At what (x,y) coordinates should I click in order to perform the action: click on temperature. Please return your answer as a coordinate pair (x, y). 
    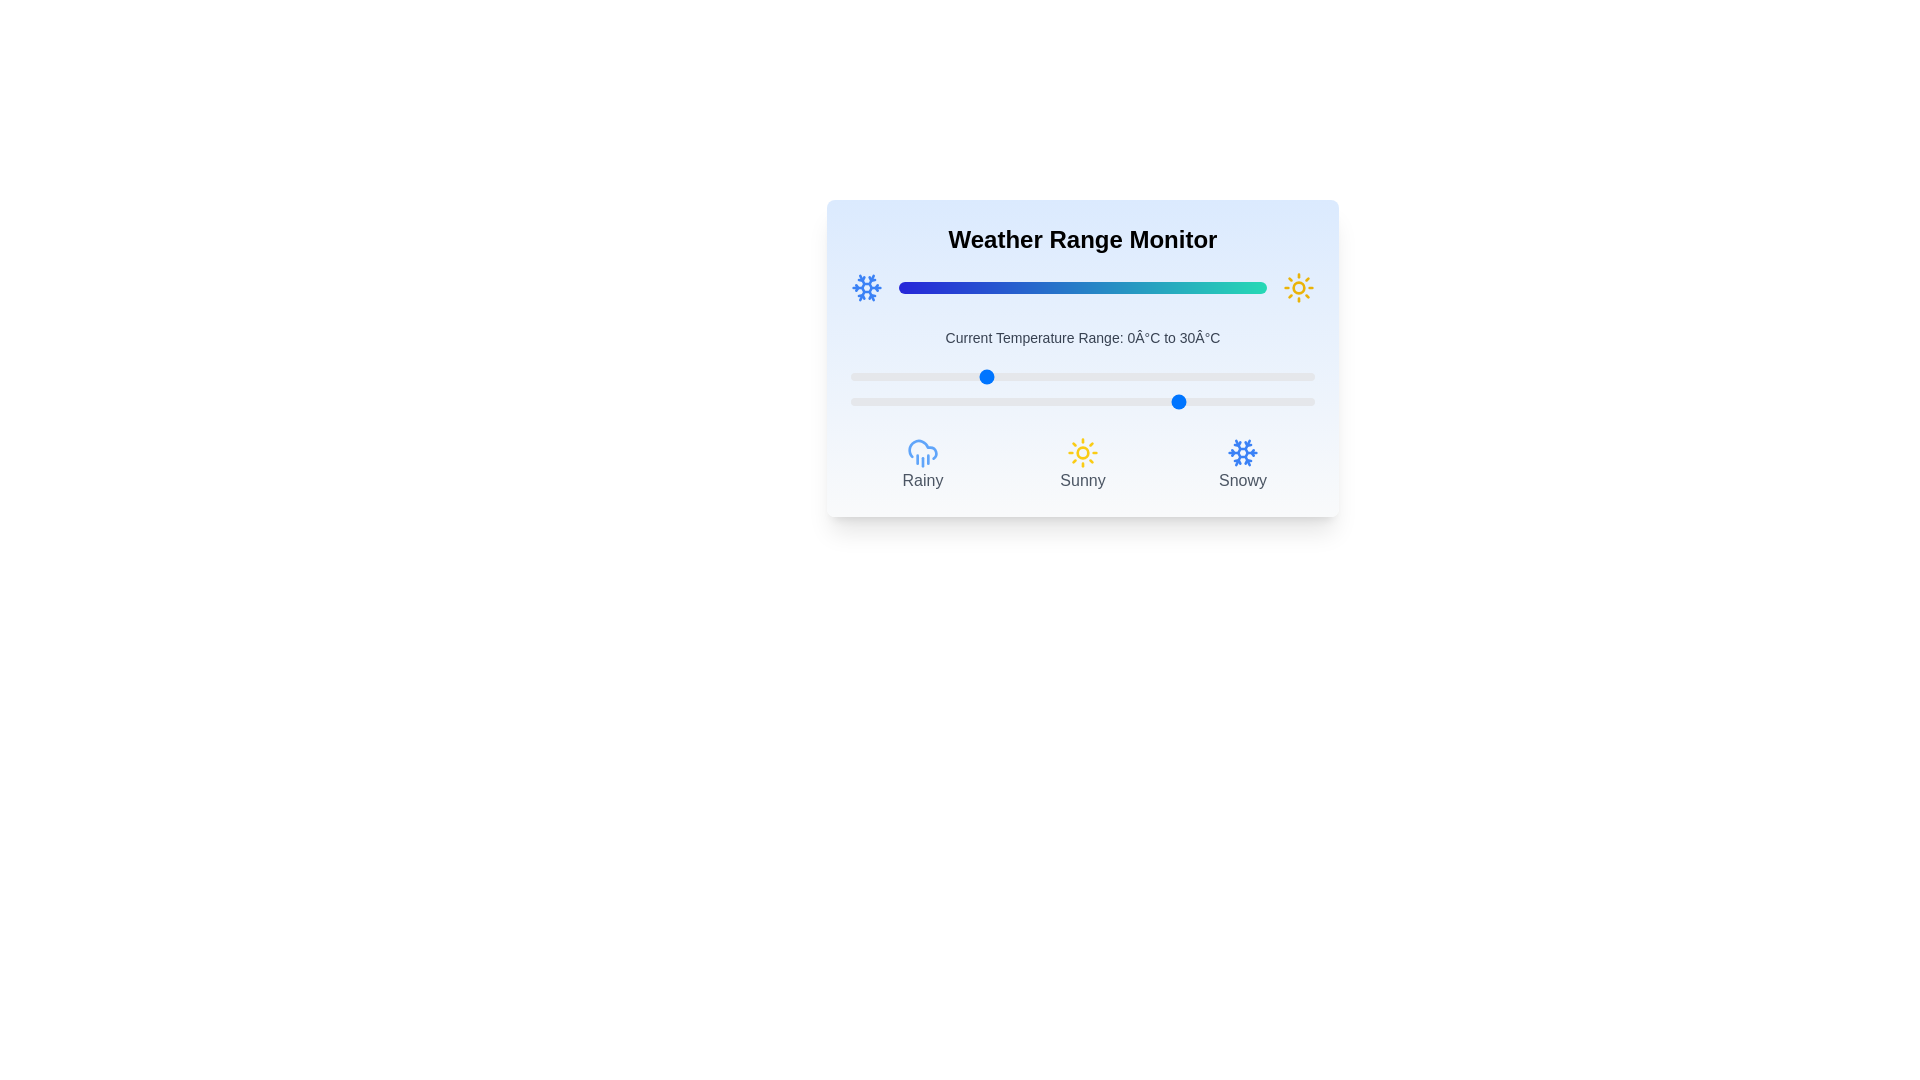
    Looking at the image, I should click on (956, 401).